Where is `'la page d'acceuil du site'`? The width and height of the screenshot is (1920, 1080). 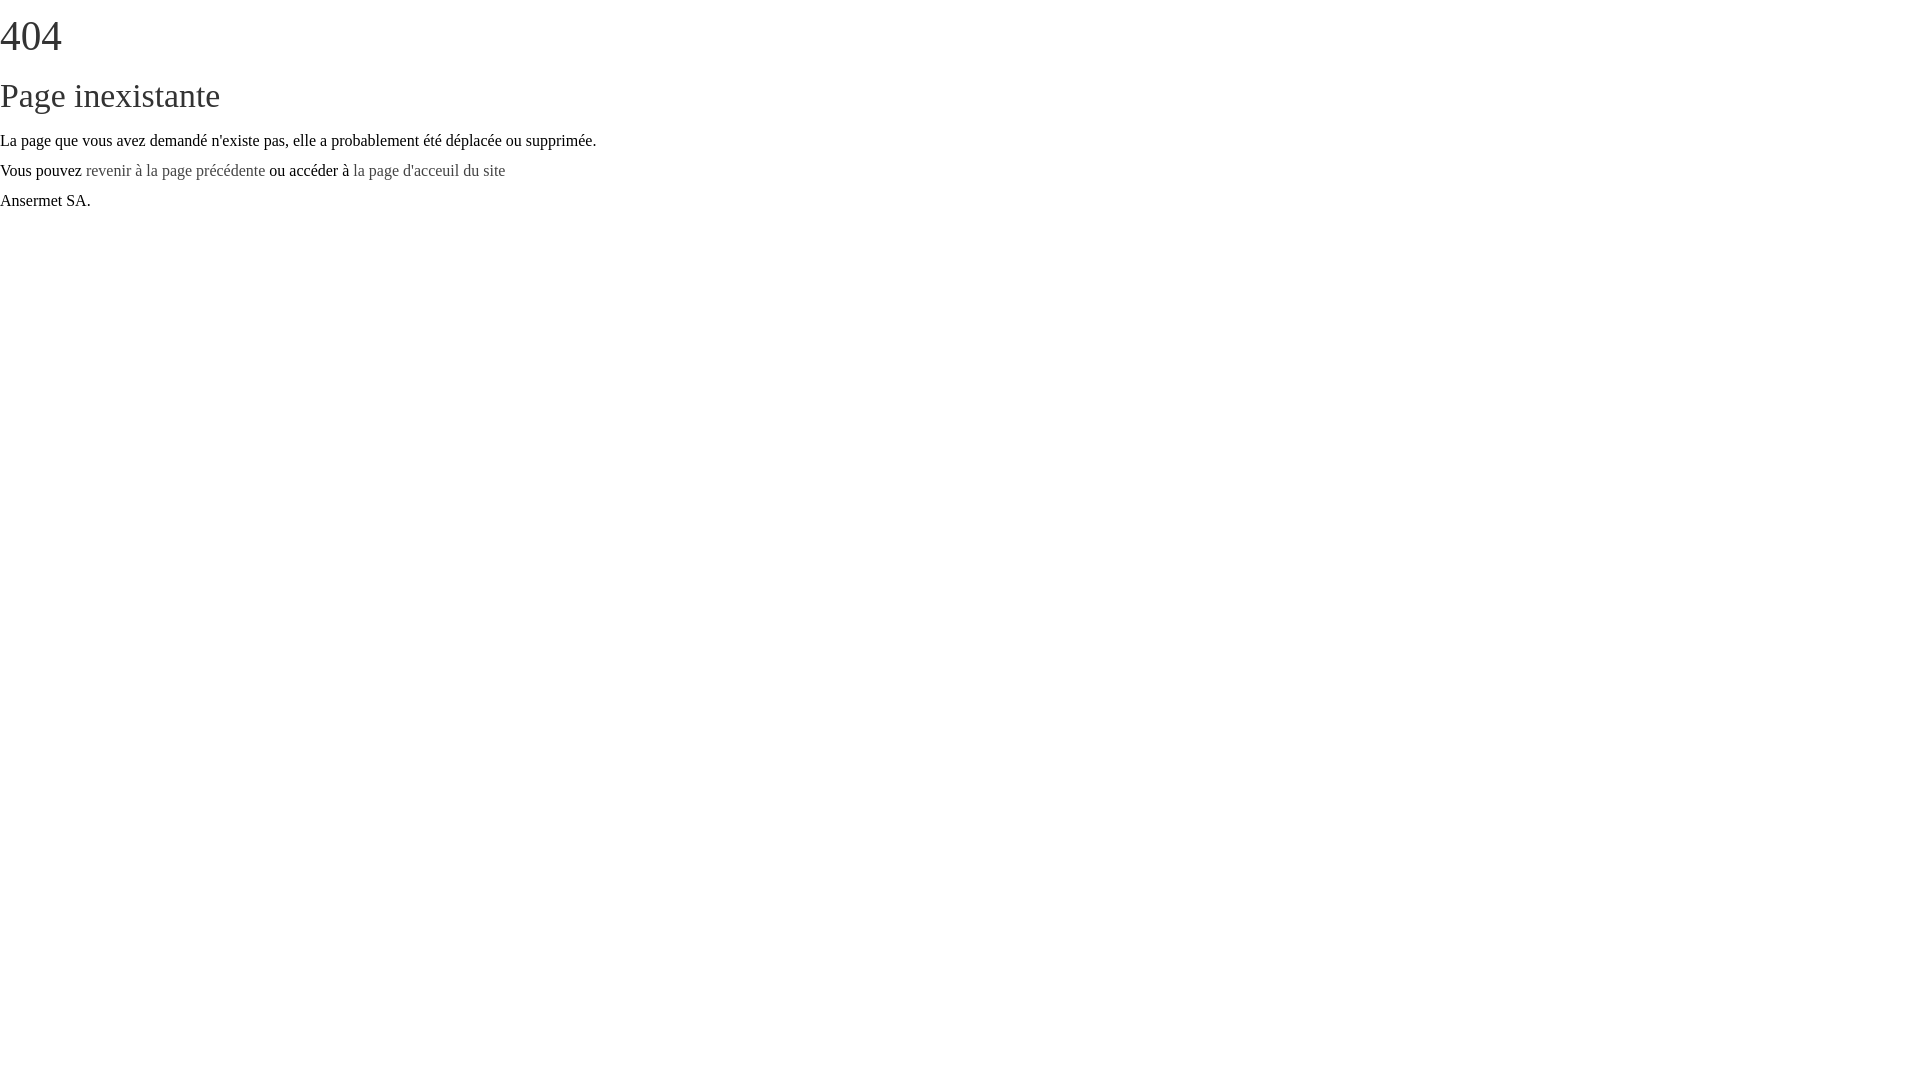 'la page d'acceuil du site' is located at coordinates (353, 169).